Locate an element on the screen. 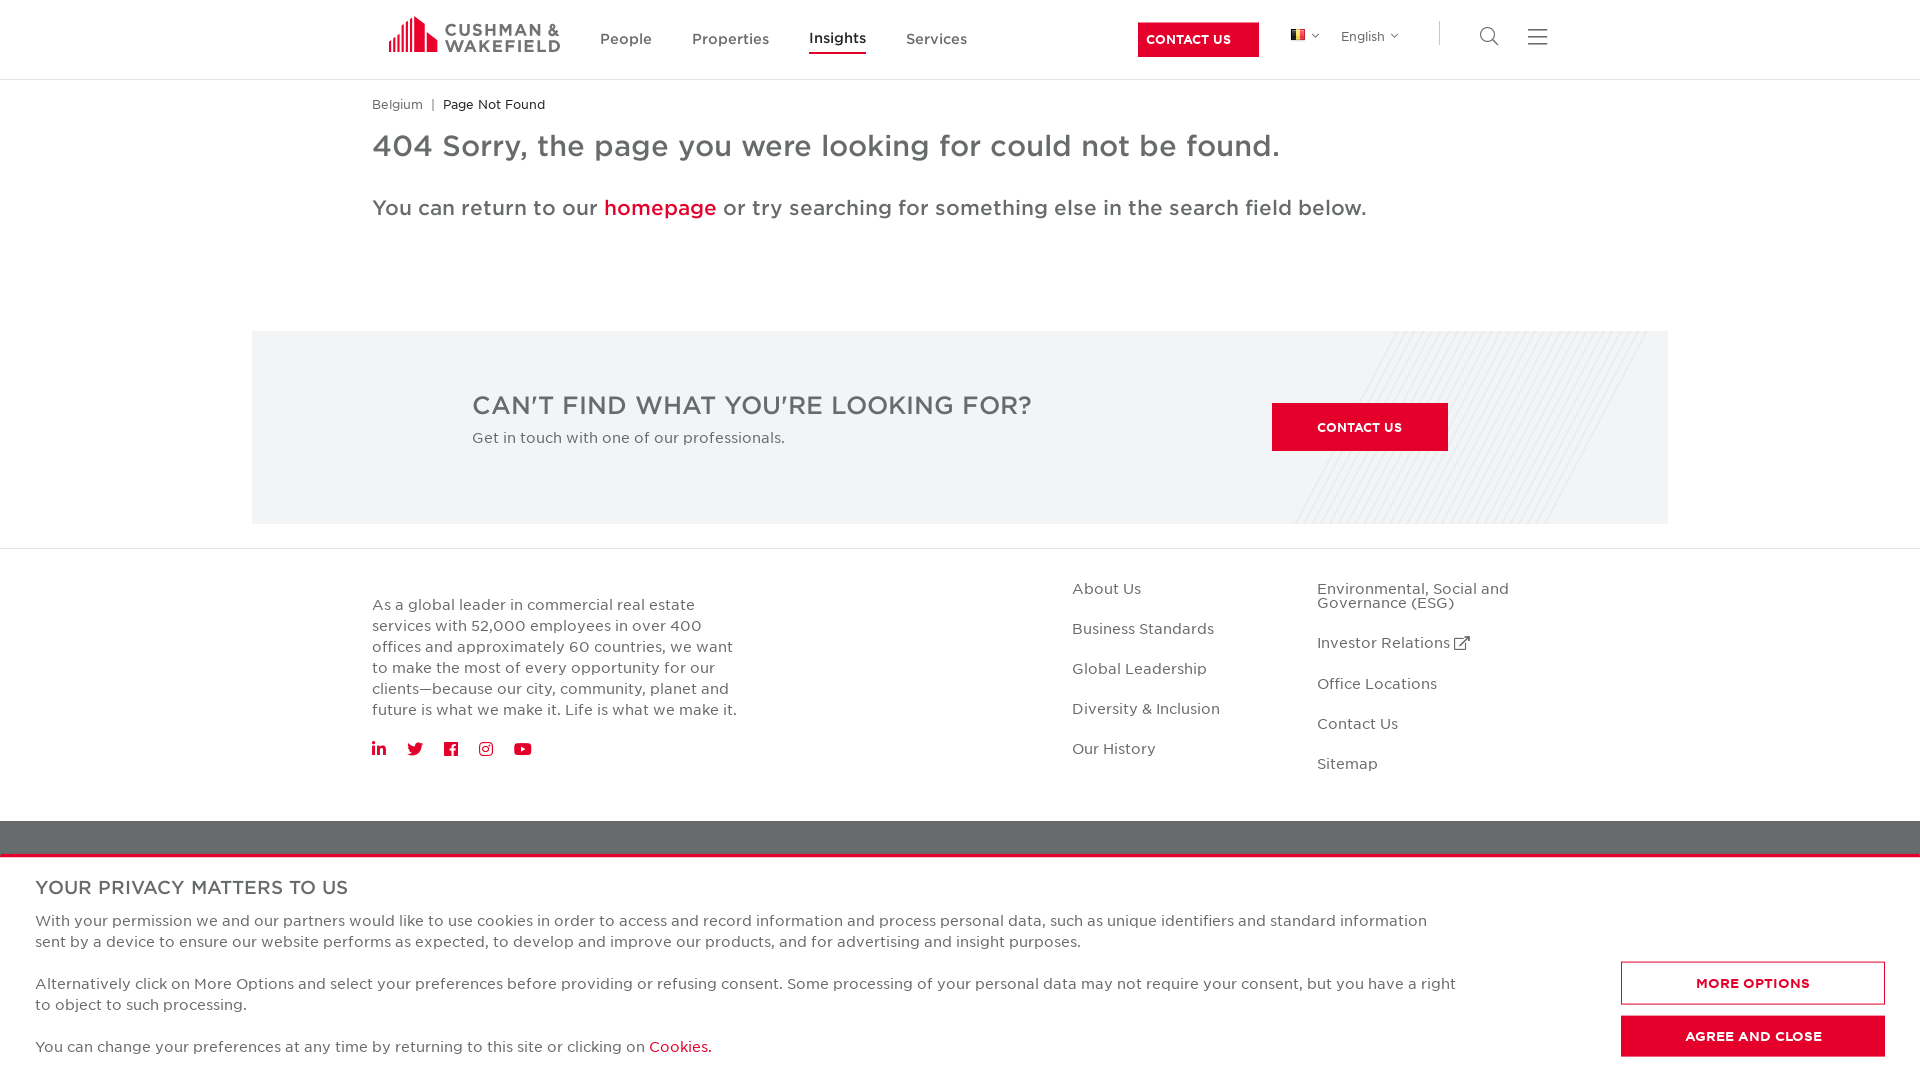 Image resolution: width=1920 pixels, height=1080 pixels. 'Our History' is located at coordinates (1112, 748).